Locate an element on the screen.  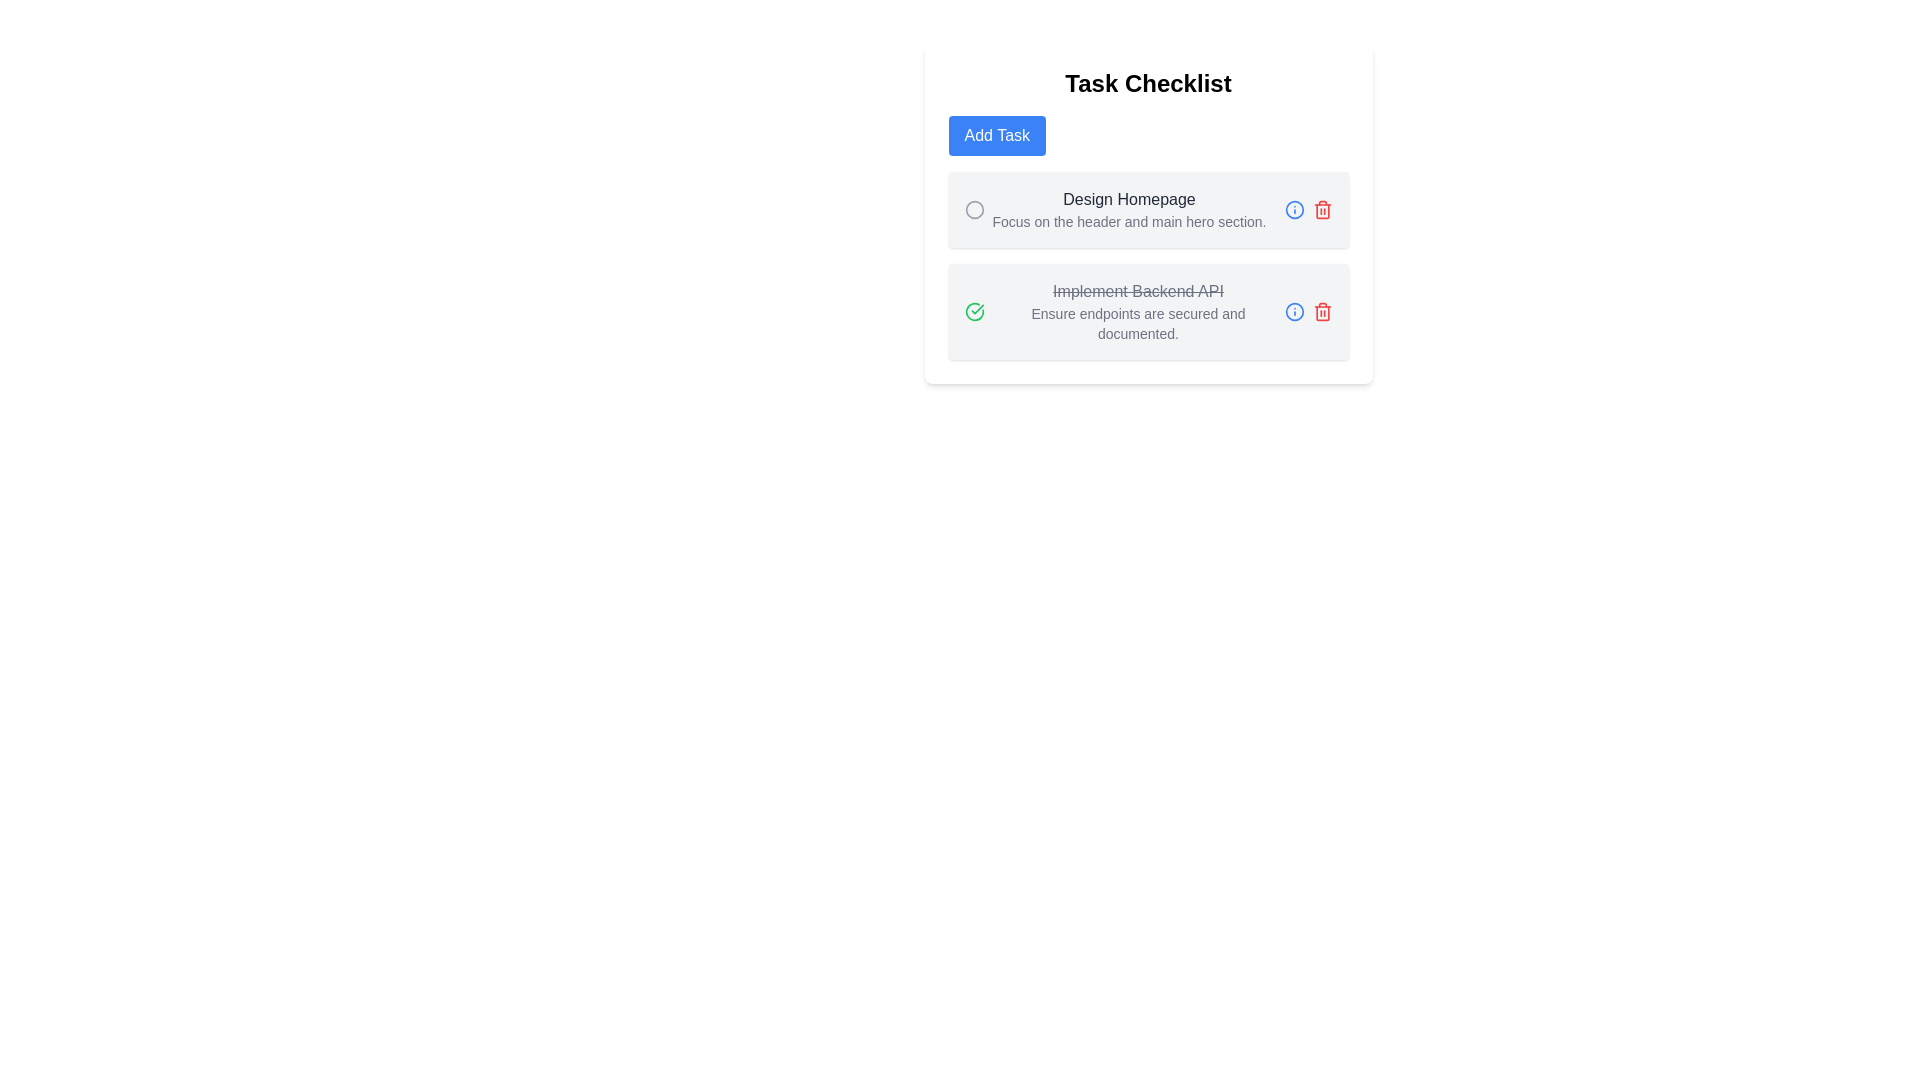
the red trash can icon button located on the right-hand side of the 'Design Homepage' task in the Task Checklist section is located at coordinates (1322, 209).